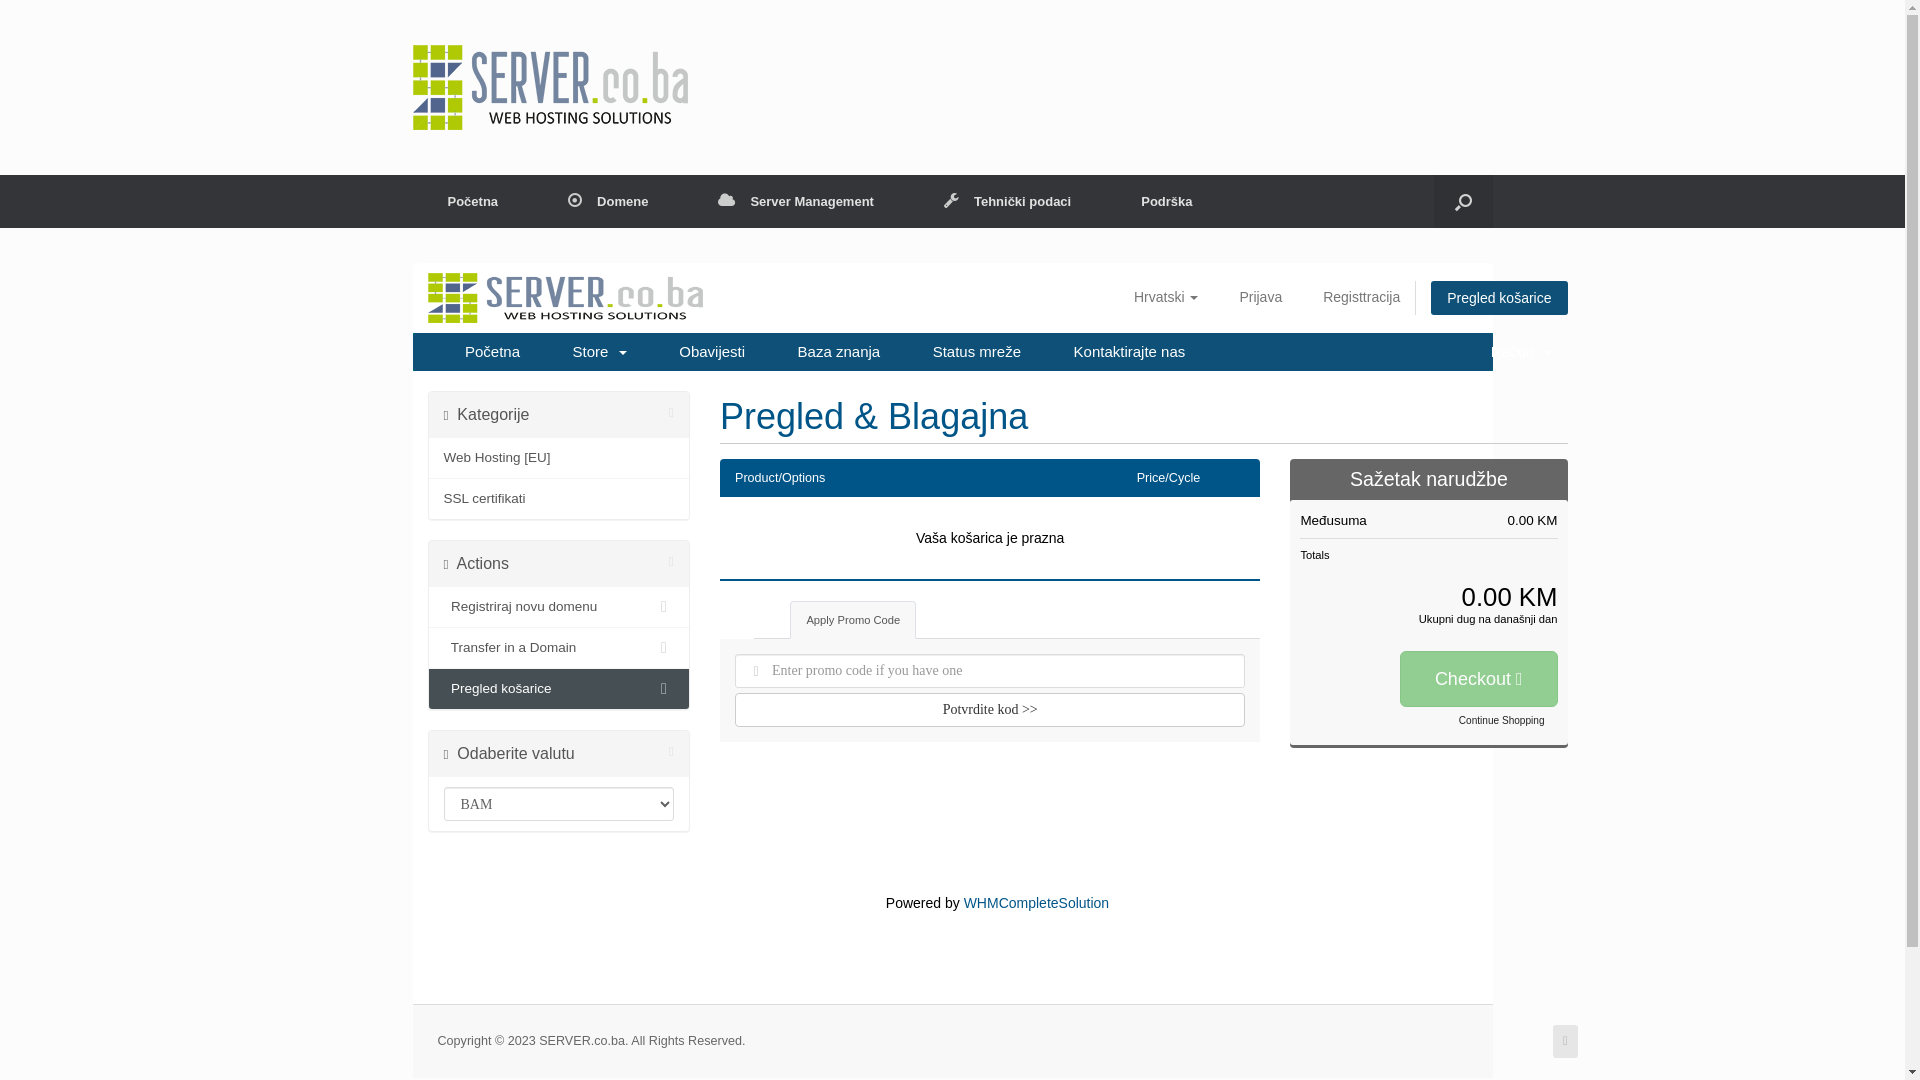 This screenshot has height=1080, width=1920. Describe the element at coordinates (711, 350) in the screenshot. I see `'Obavijesti'` at that location.